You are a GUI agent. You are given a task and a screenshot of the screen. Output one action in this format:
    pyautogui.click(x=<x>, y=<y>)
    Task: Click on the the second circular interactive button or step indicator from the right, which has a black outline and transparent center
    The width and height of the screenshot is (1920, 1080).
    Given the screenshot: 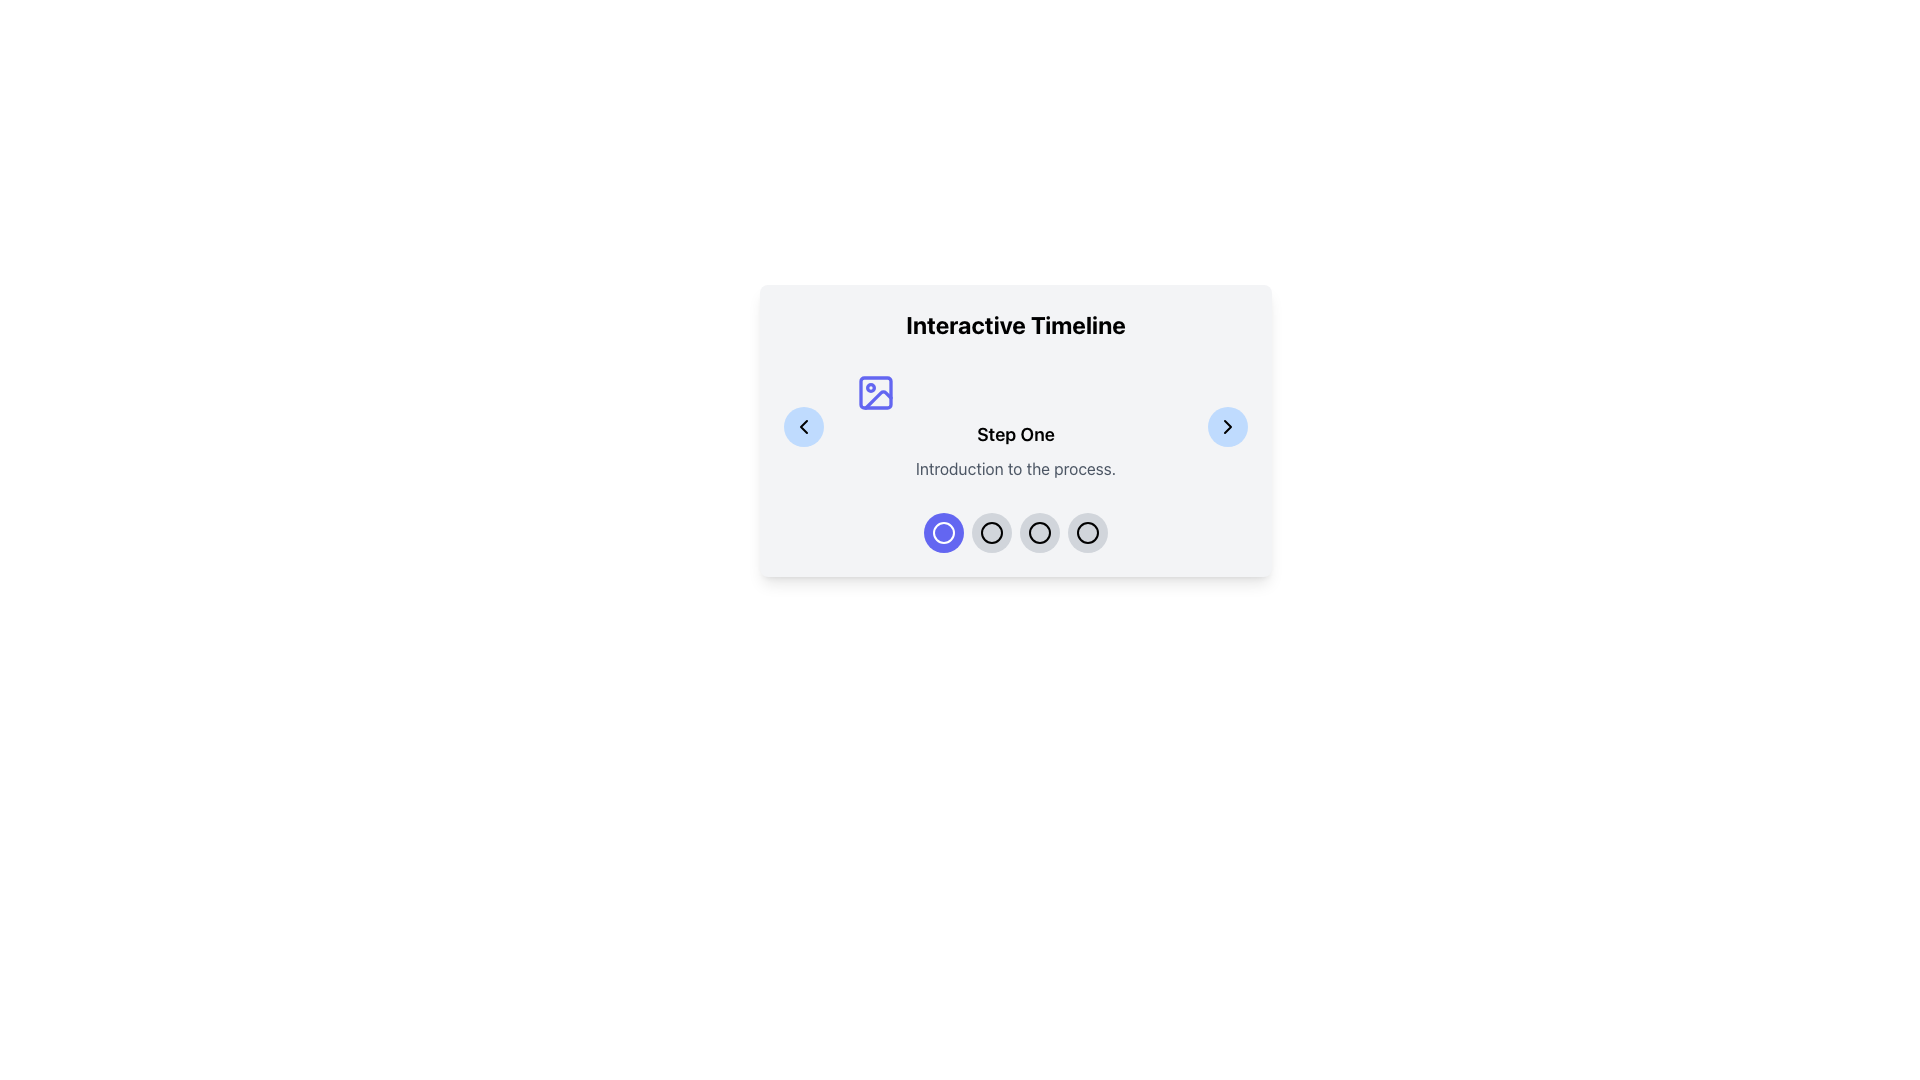 What is the action you would take?
    pyautogui.click(x=1040, y=531)
    